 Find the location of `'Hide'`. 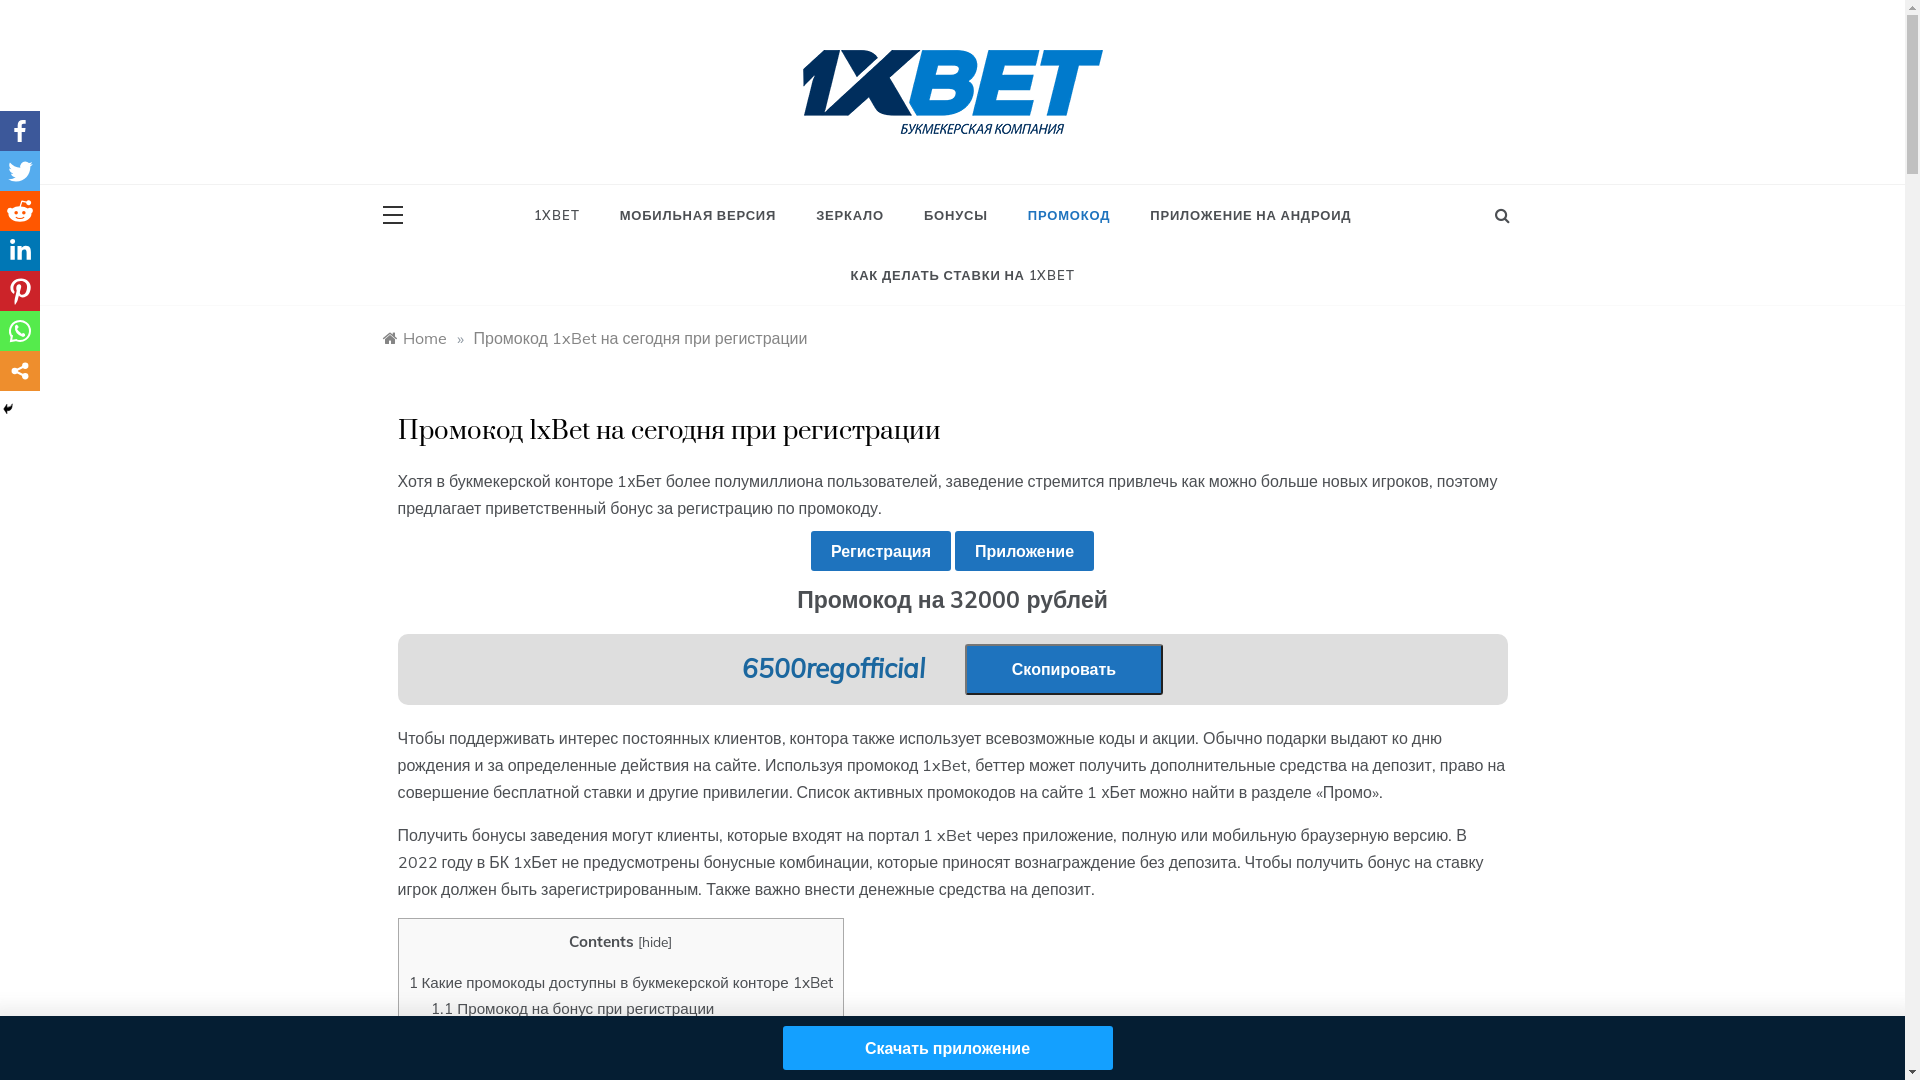

'Hide' is located at coordinates (0, 407).